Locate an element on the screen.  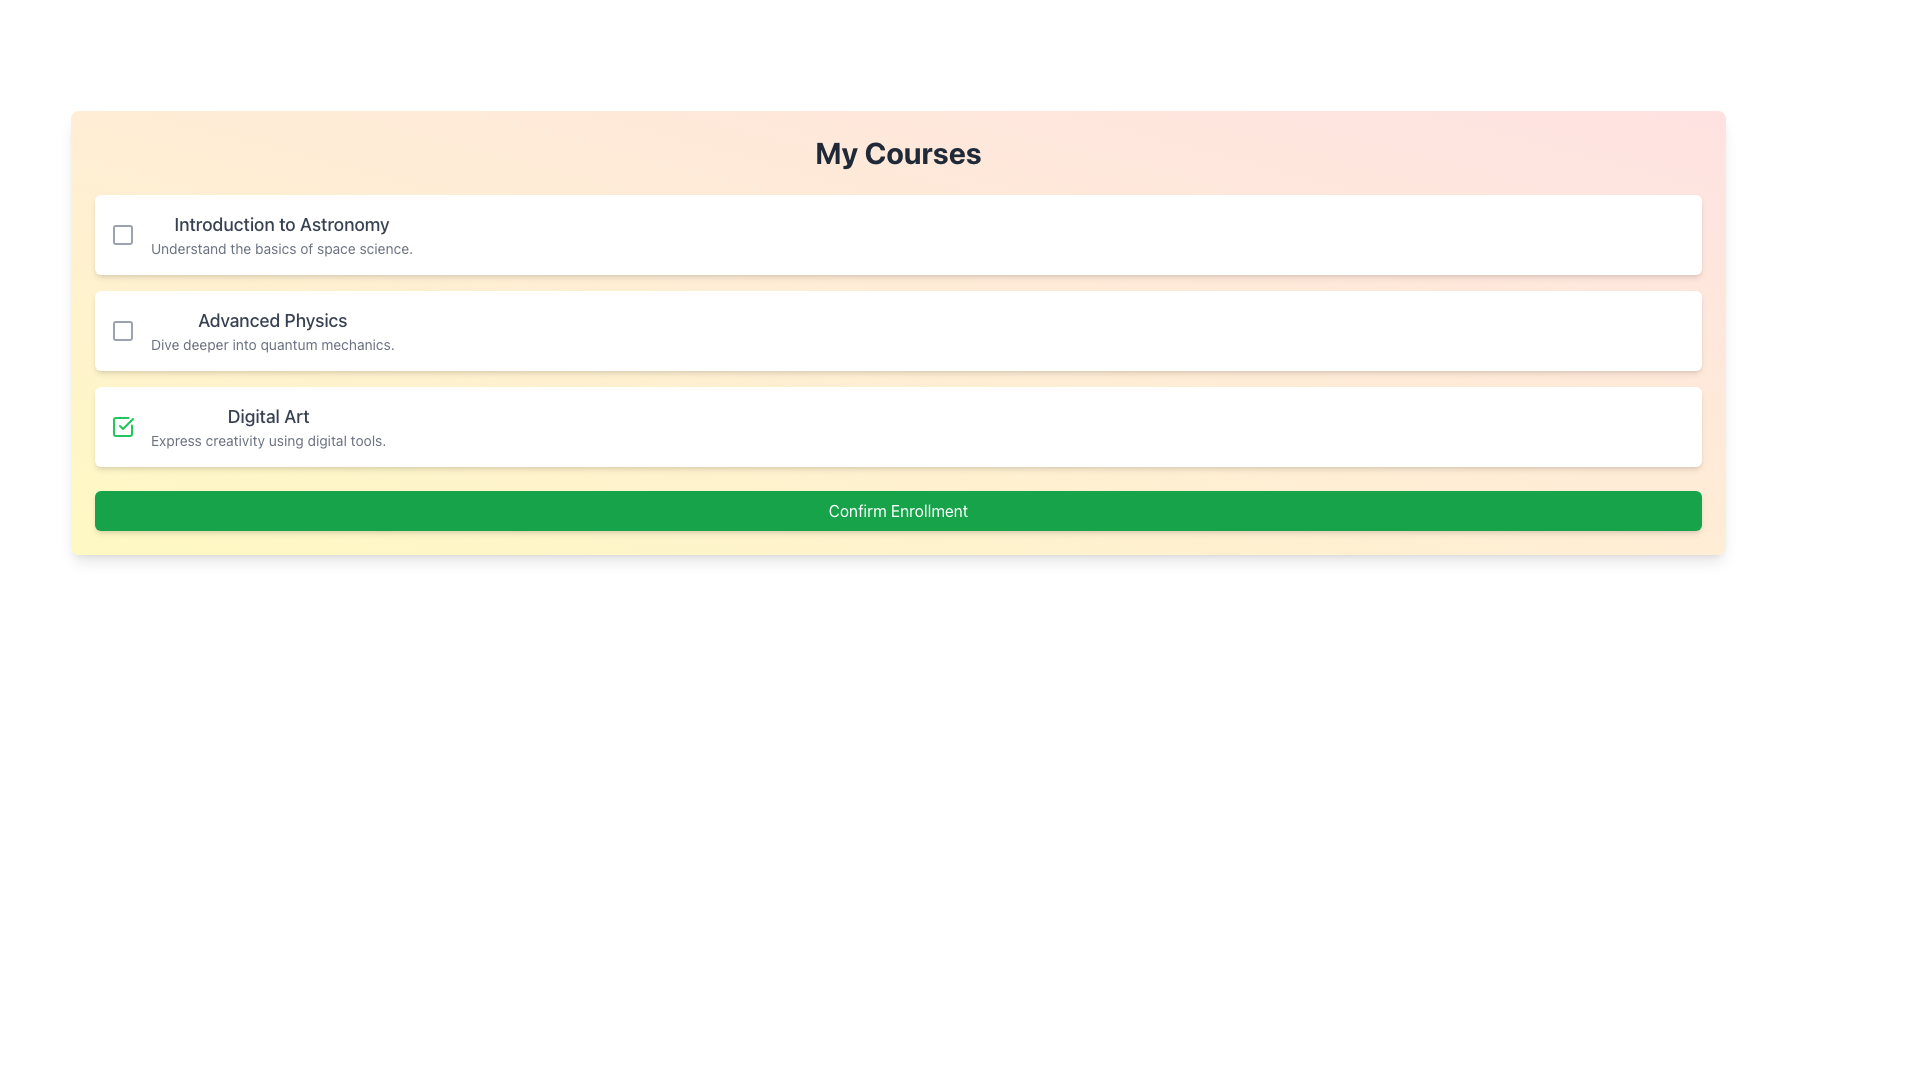
the selection icon that indicates the 'Digital Art' course is selected or enrolled is located at coordinates (122, 426).